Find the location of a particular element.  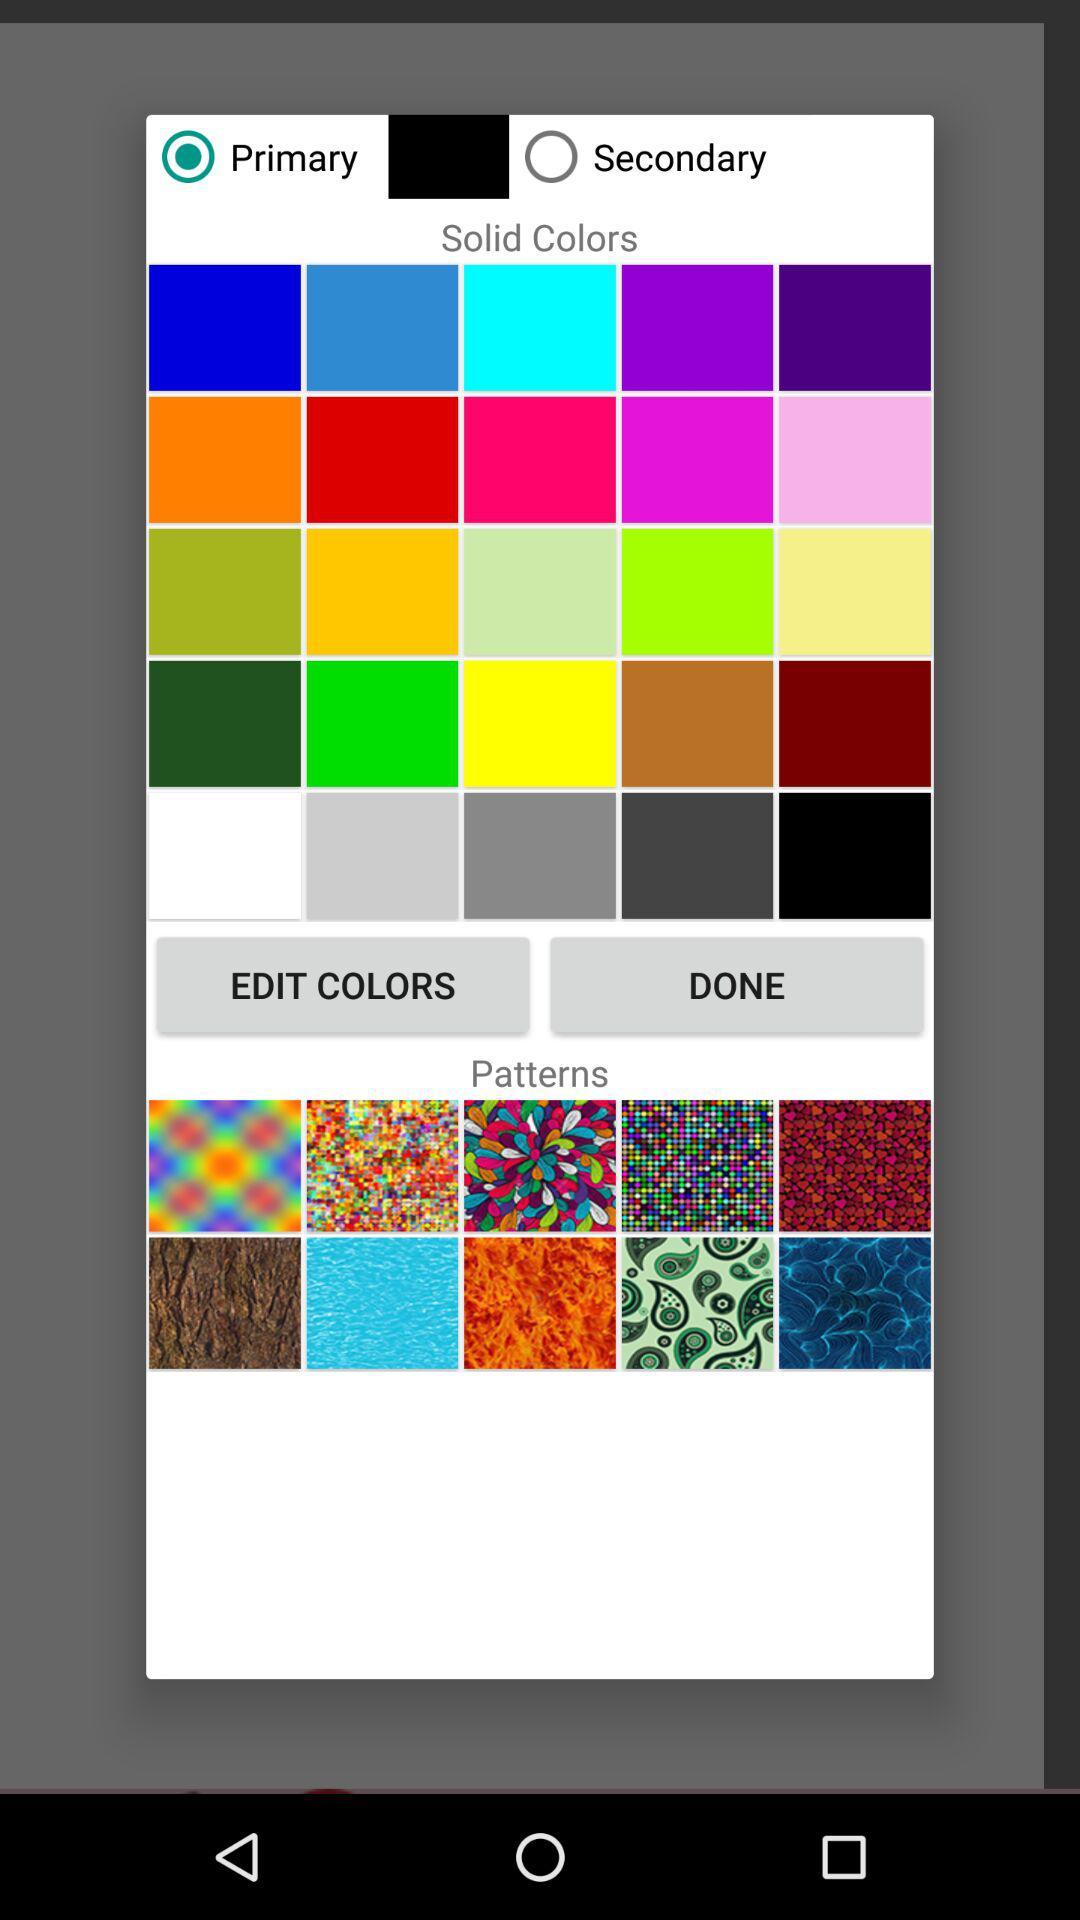

this color is located at coordinates (224, 590).